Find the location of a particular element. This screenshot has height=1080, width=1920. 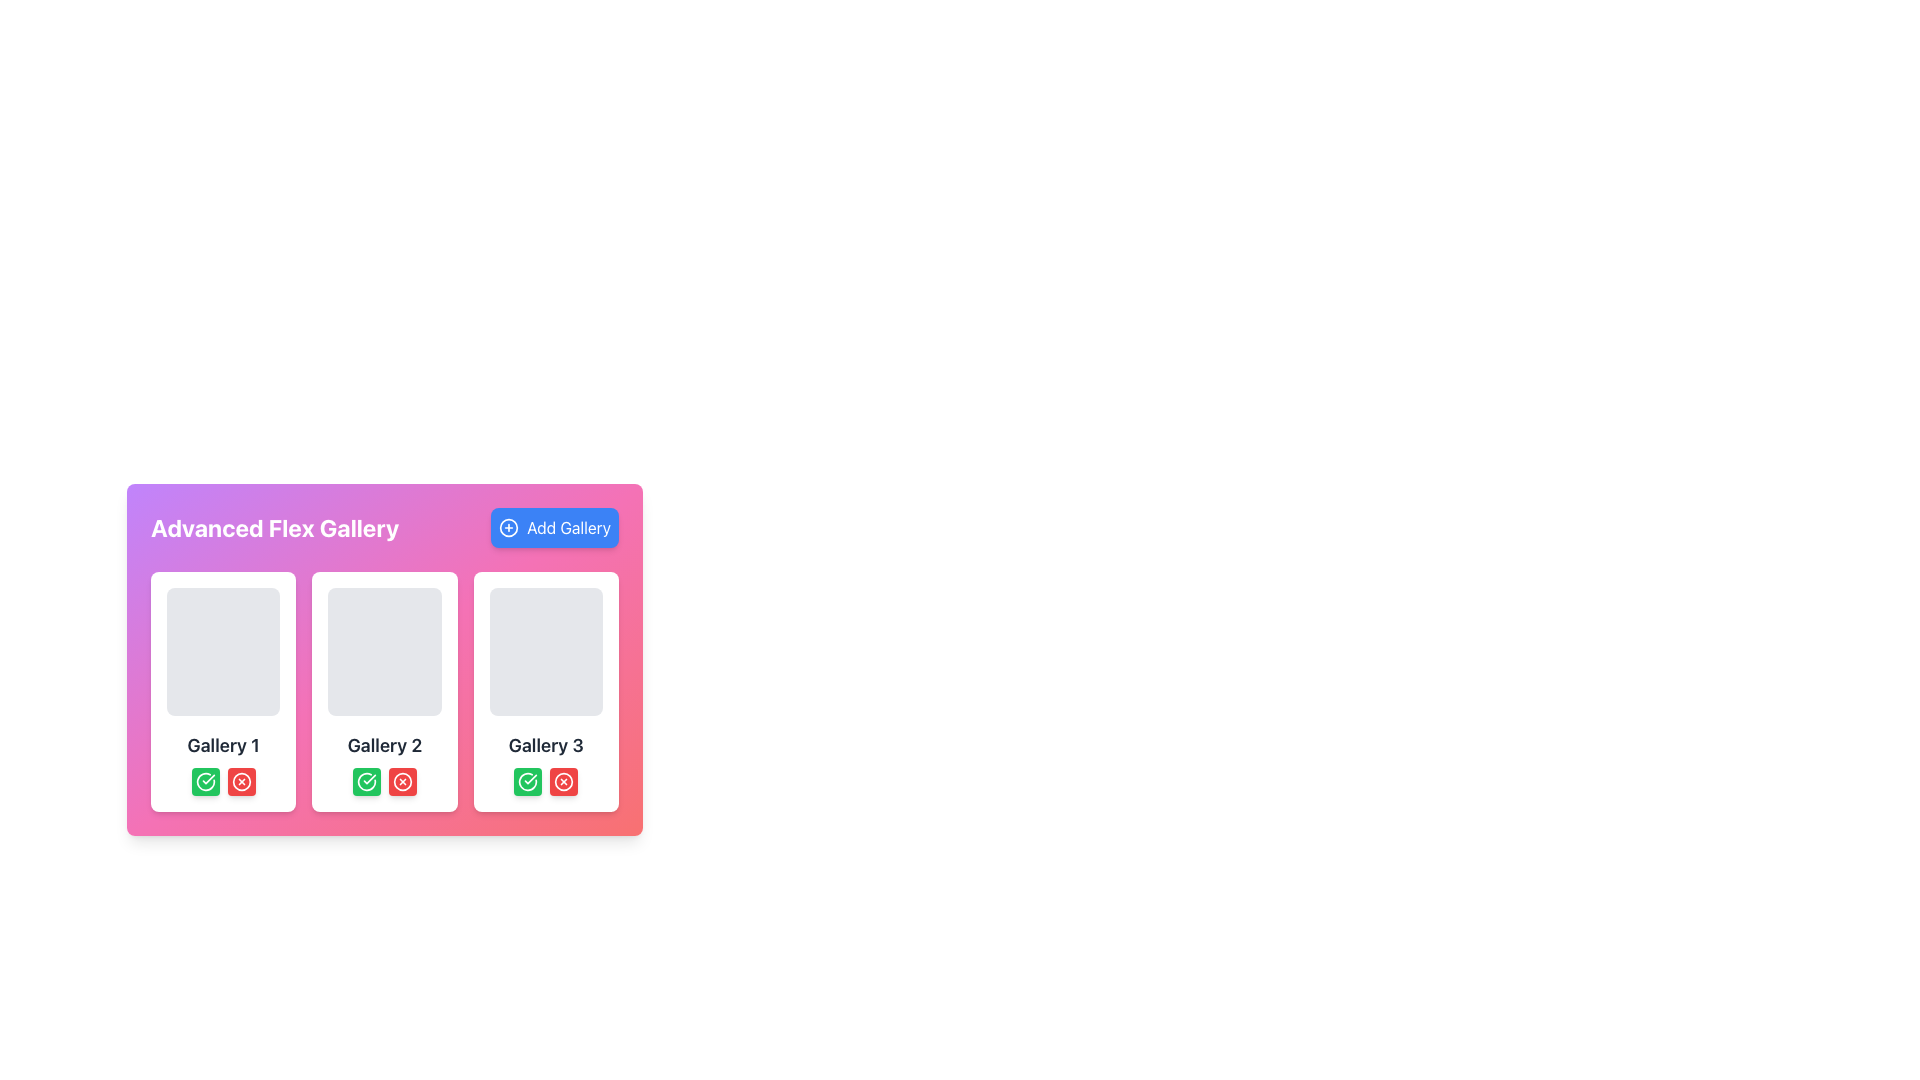

the icon button located to the right of the 'Add Gallery' button in the top-right corner of the gallery interface to initiate the gallery addition process is located at coordinates (509, 527).